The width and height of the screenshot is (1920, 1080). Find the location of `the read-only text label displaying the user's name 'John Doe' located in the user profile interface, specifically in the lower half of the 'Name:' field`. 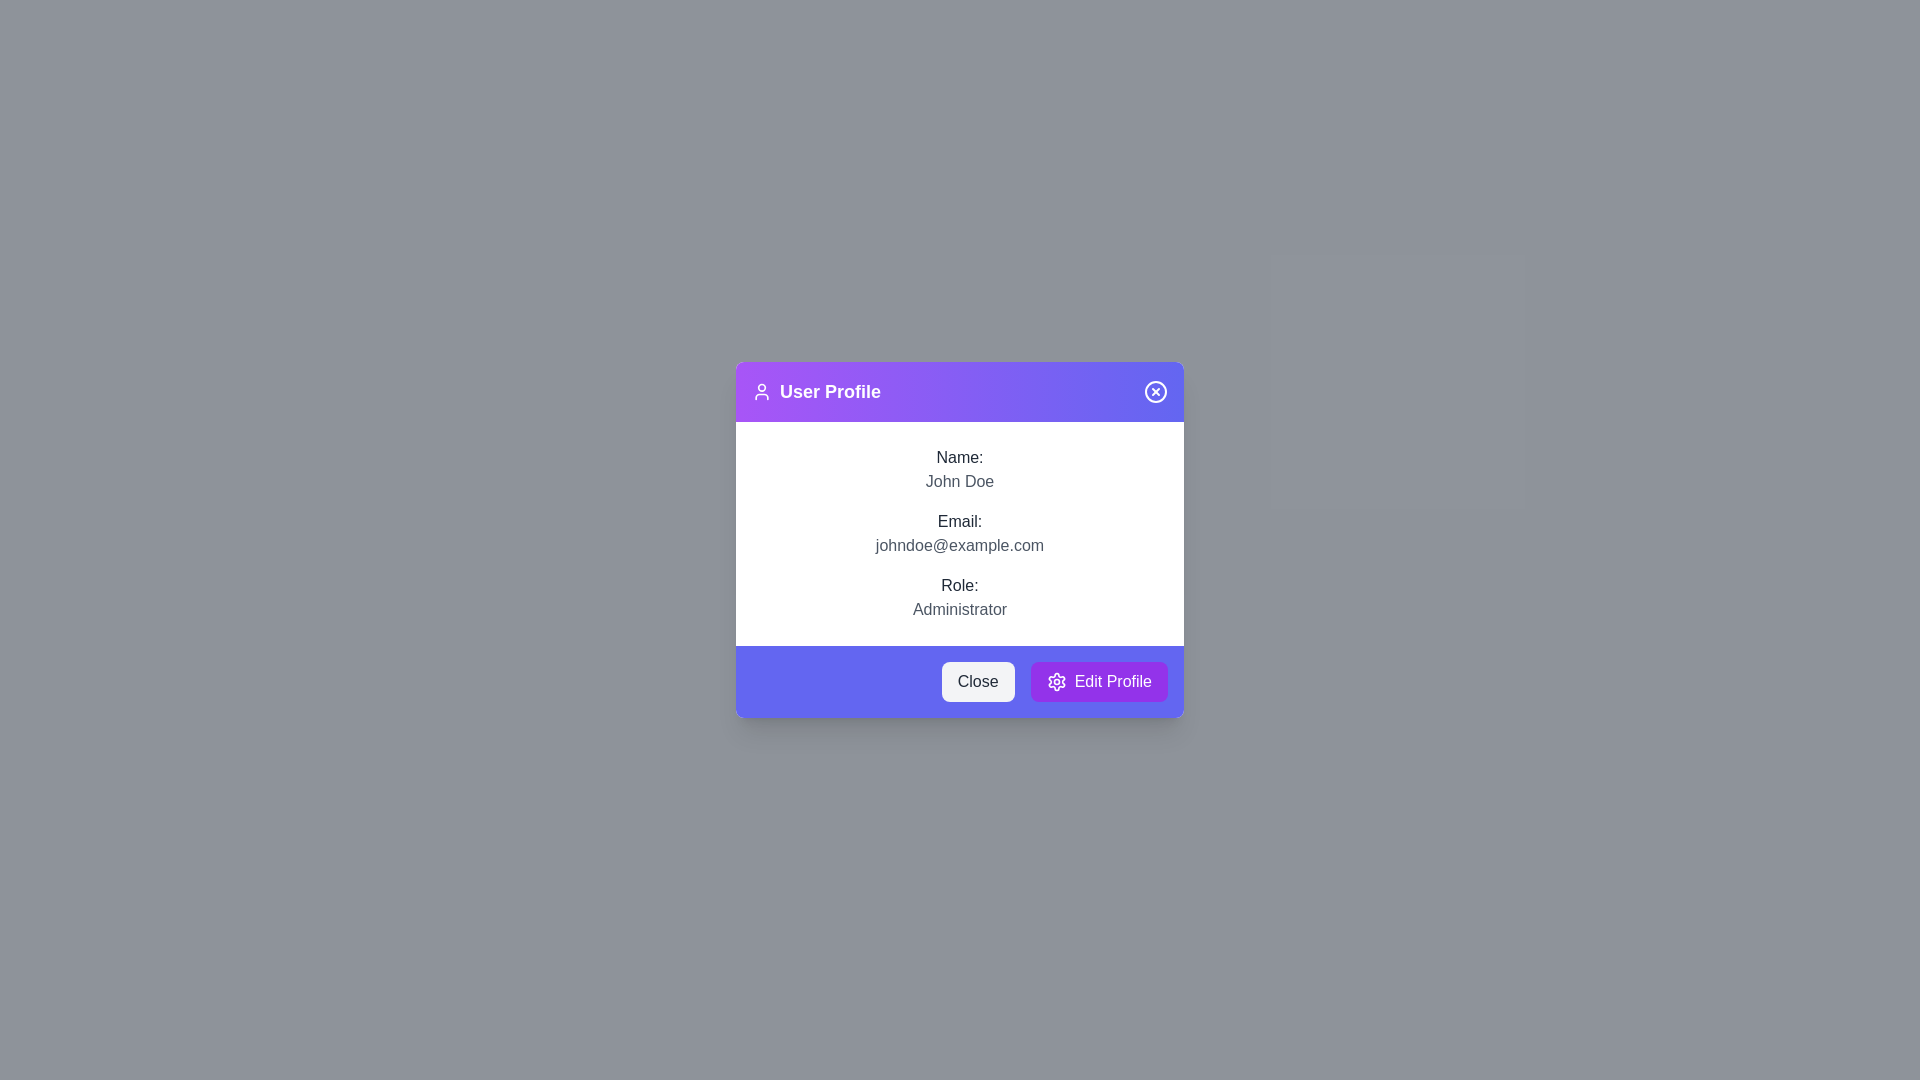

the read-only text label displaying the user's name 'John Doe' located in the user profile interface, specifically in the lower half of the 'Name:' field is located at coordinates (960, 482).